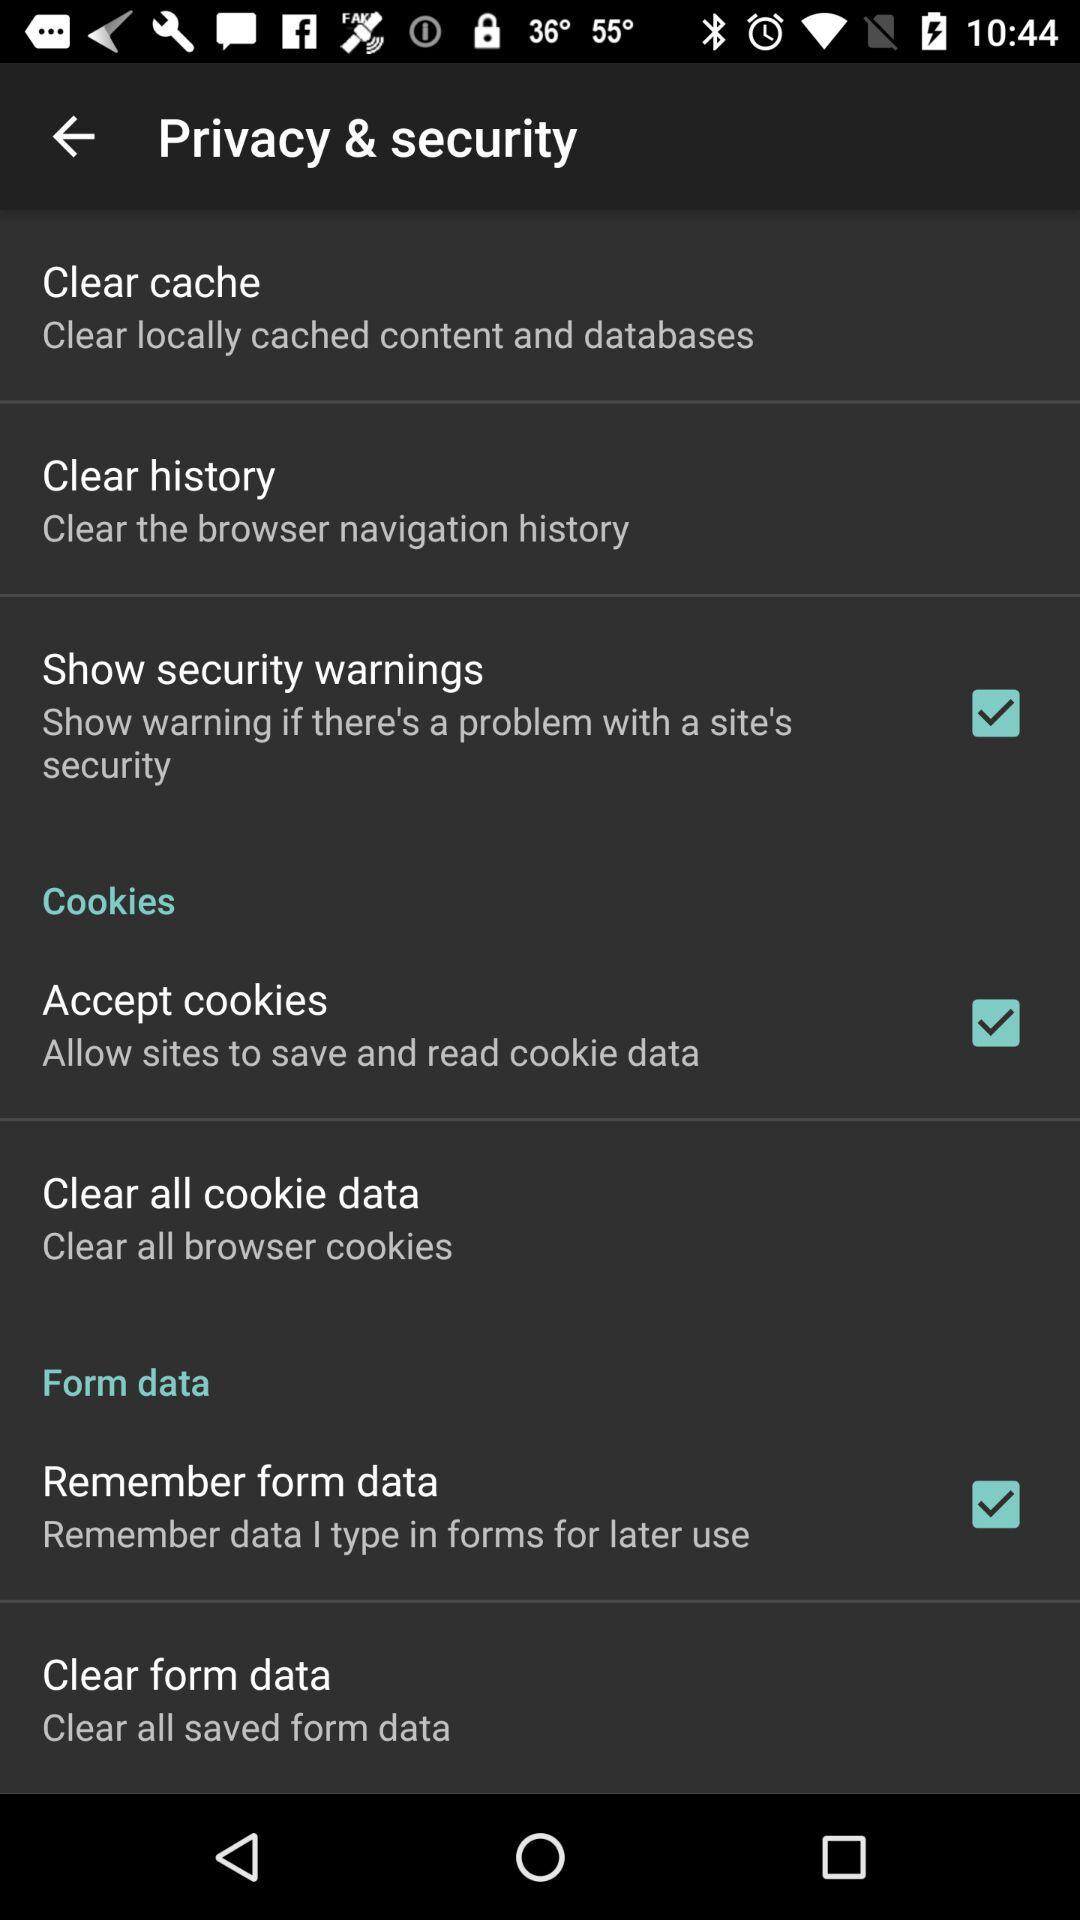 This screenshot has height=1920, width=1080. I want to click on item above clear cache icon, so click(72, 135).